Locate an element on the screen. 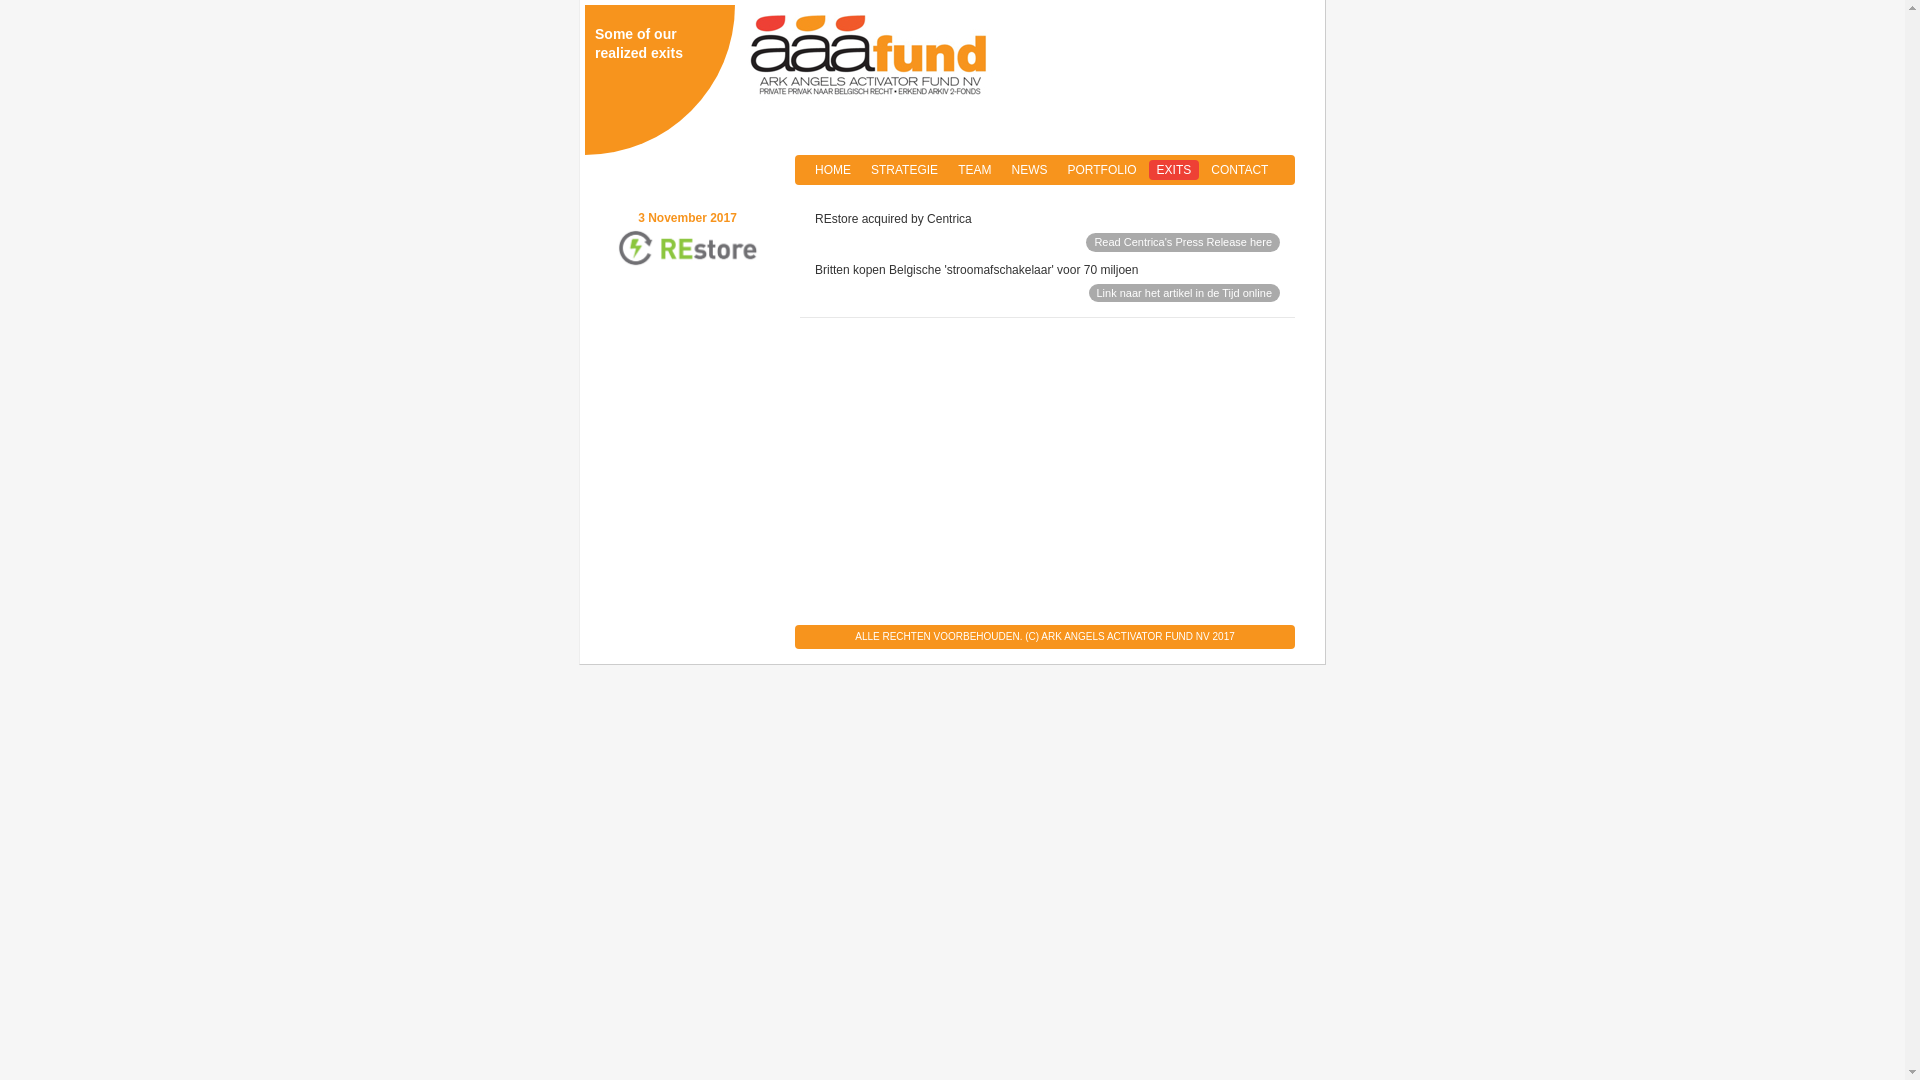  'NEWS' is located at coordinates (1028, 168).